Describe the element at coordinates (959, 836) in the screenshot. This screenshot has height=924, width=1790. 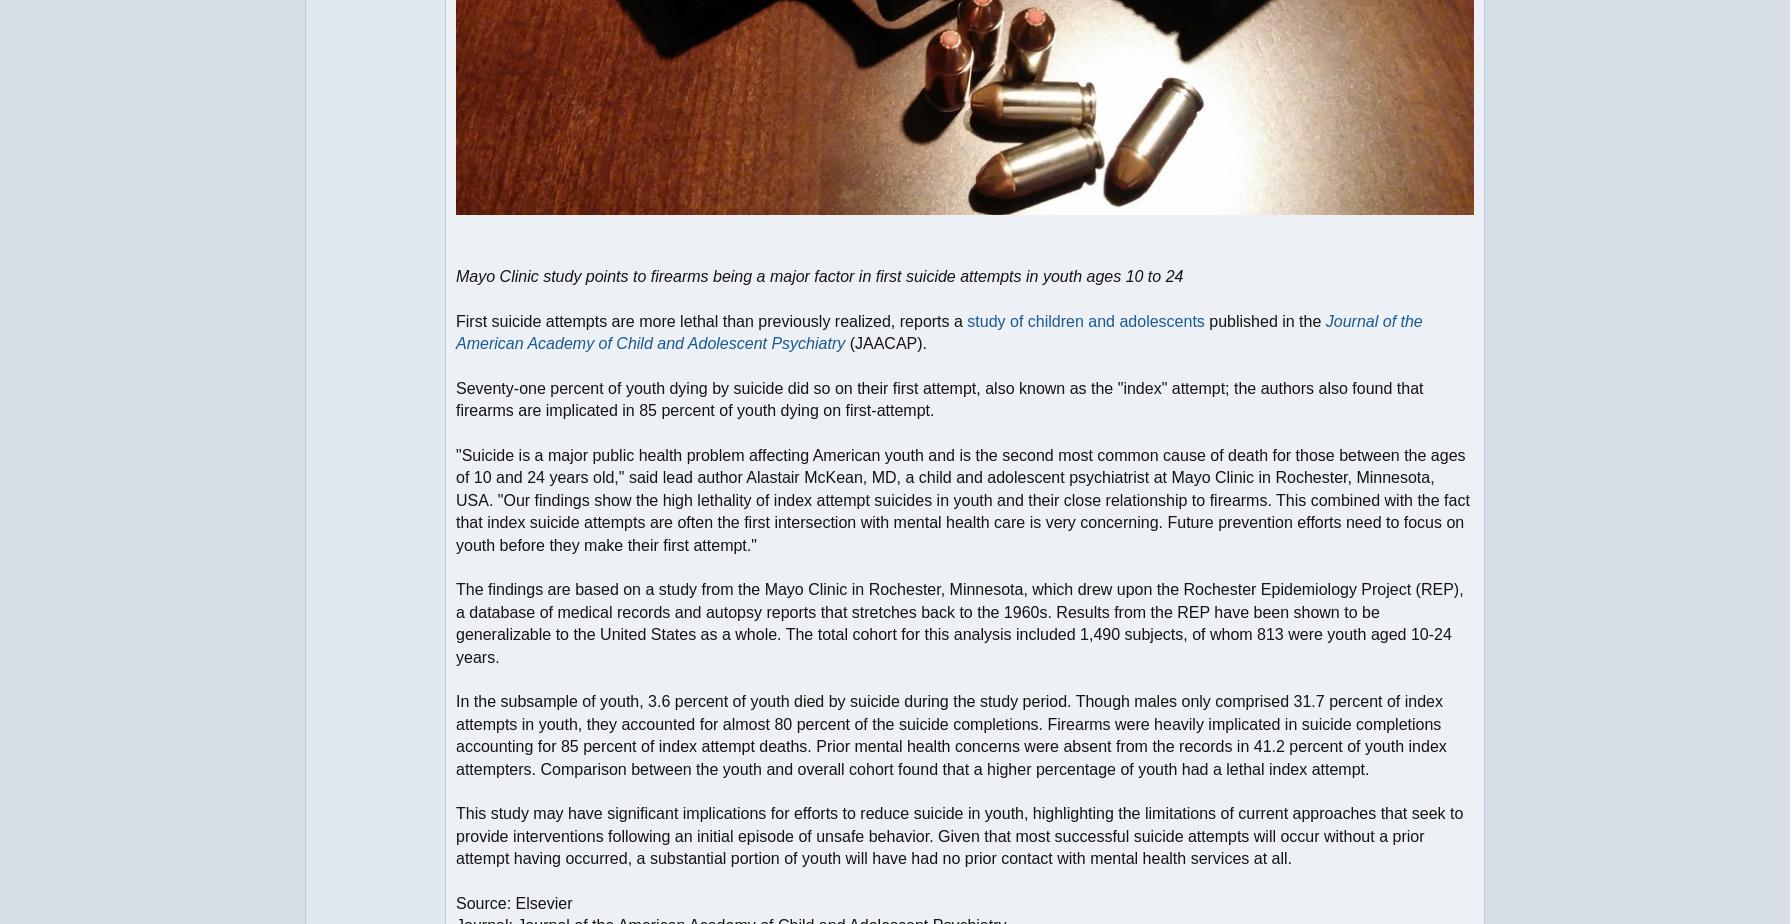
I see `'This study may have significant implications for efforts to reduce suicide in youth, highlighting the limitations of current approaches that seek to provide interventions following an initial episode of unsafe behavior. Given that most successful suicide attempts will occur without a prior attempt having occurred, a substantial portion of youth will have had no prior contact with mental health services at all.'` at that location.